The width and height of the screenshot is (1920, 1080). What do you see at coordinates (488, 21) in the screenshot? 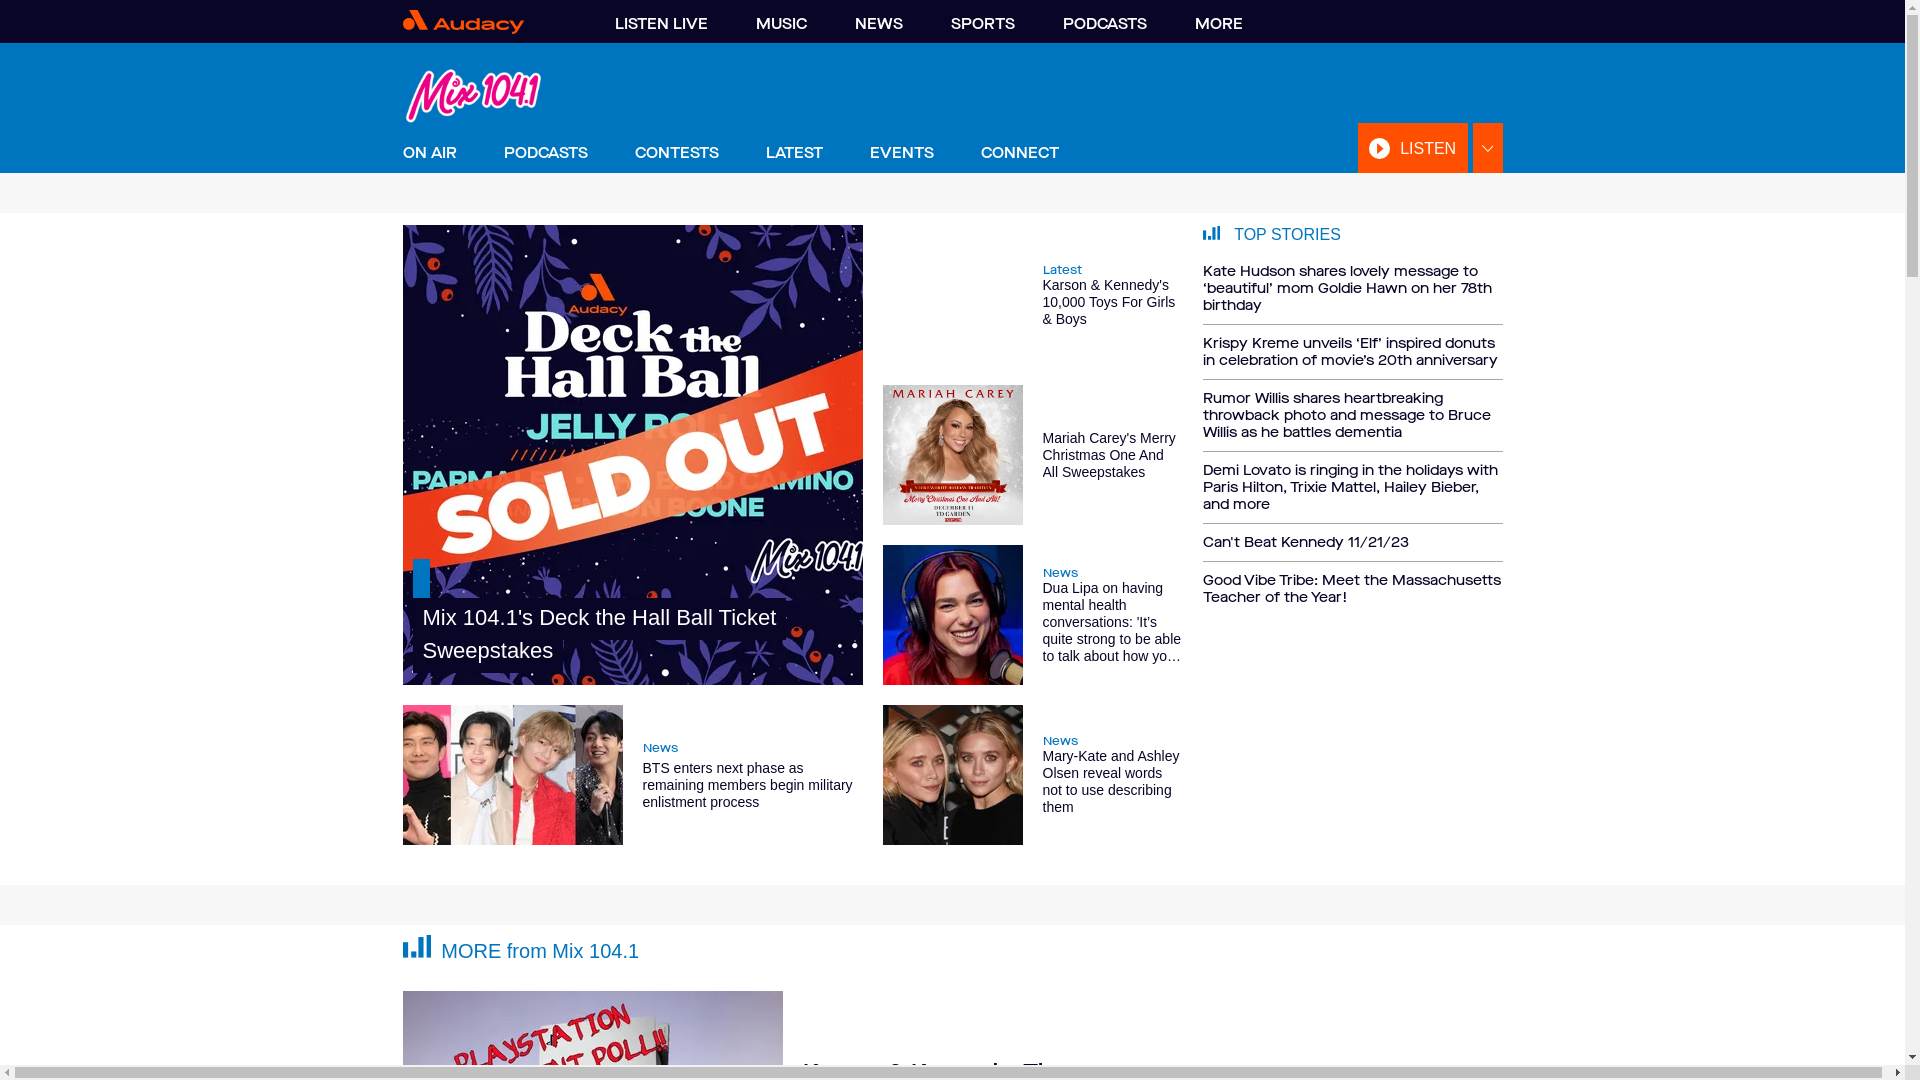
I see `'Audacy Logo'` at bounding box center [488, 21].